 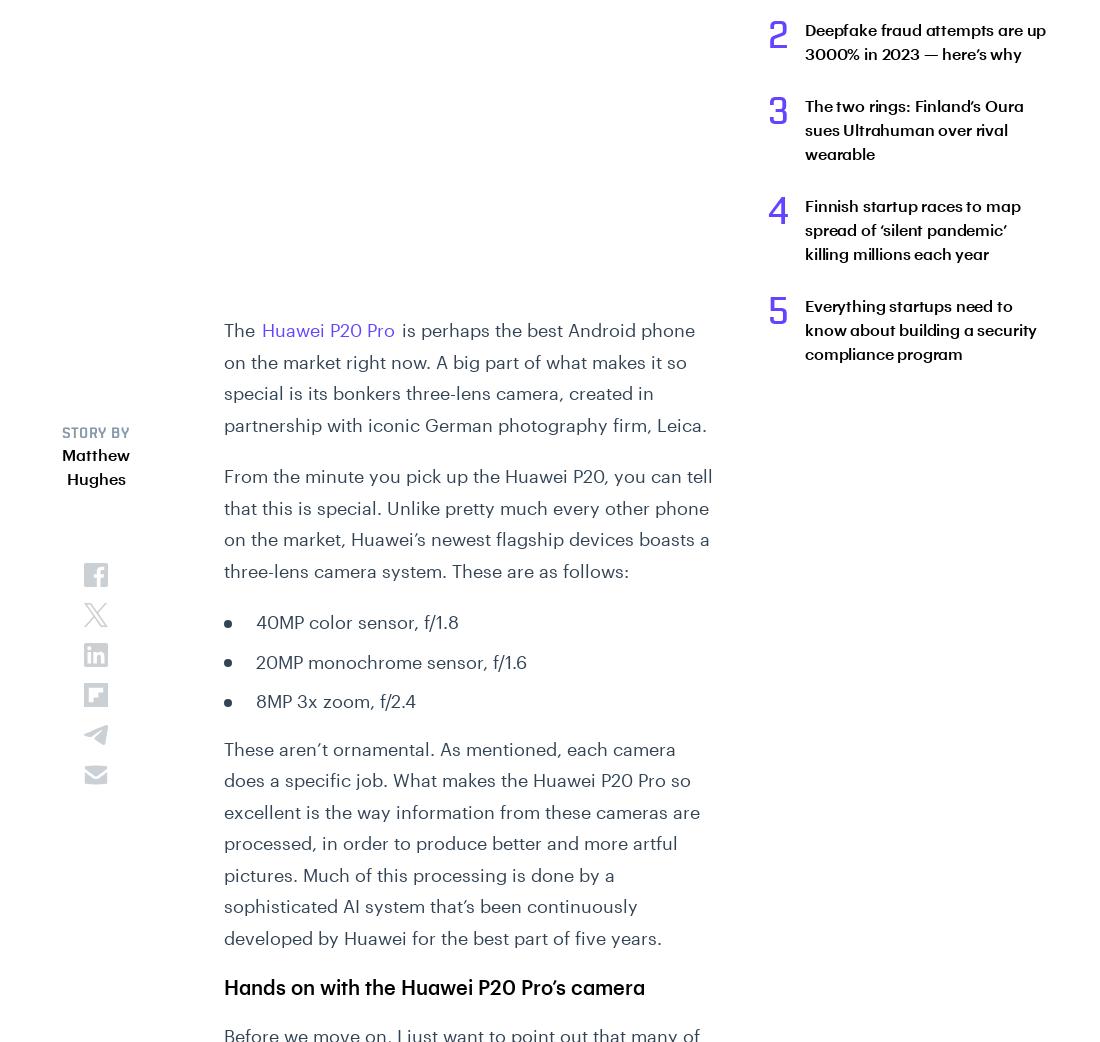 What do you see at coordinates (356, 621) in the screenshot?
I see `'40MP color sensor, f/1.8'` at bounding box center [356, 621].